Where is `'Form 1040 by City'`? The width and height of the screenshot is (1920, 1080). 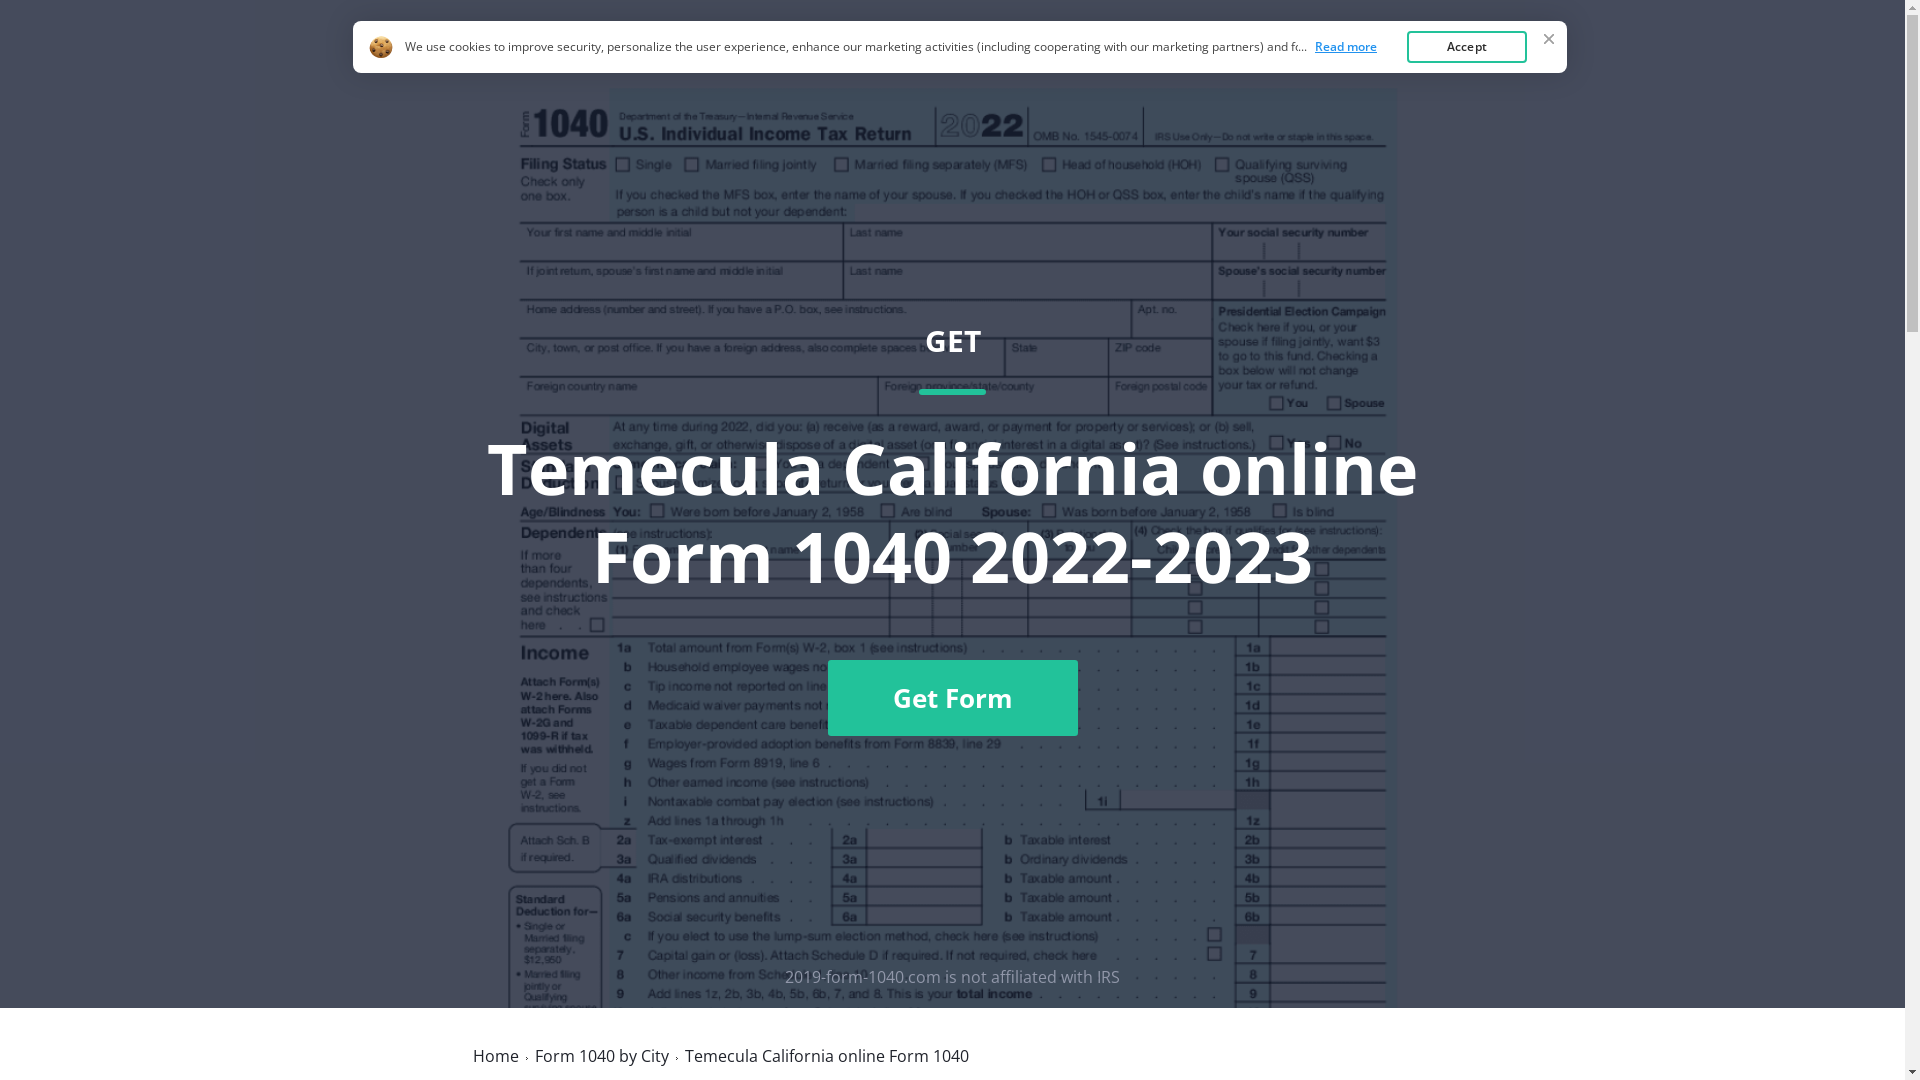 'Form 1040 by City' is located at coordinates (533, 1055).